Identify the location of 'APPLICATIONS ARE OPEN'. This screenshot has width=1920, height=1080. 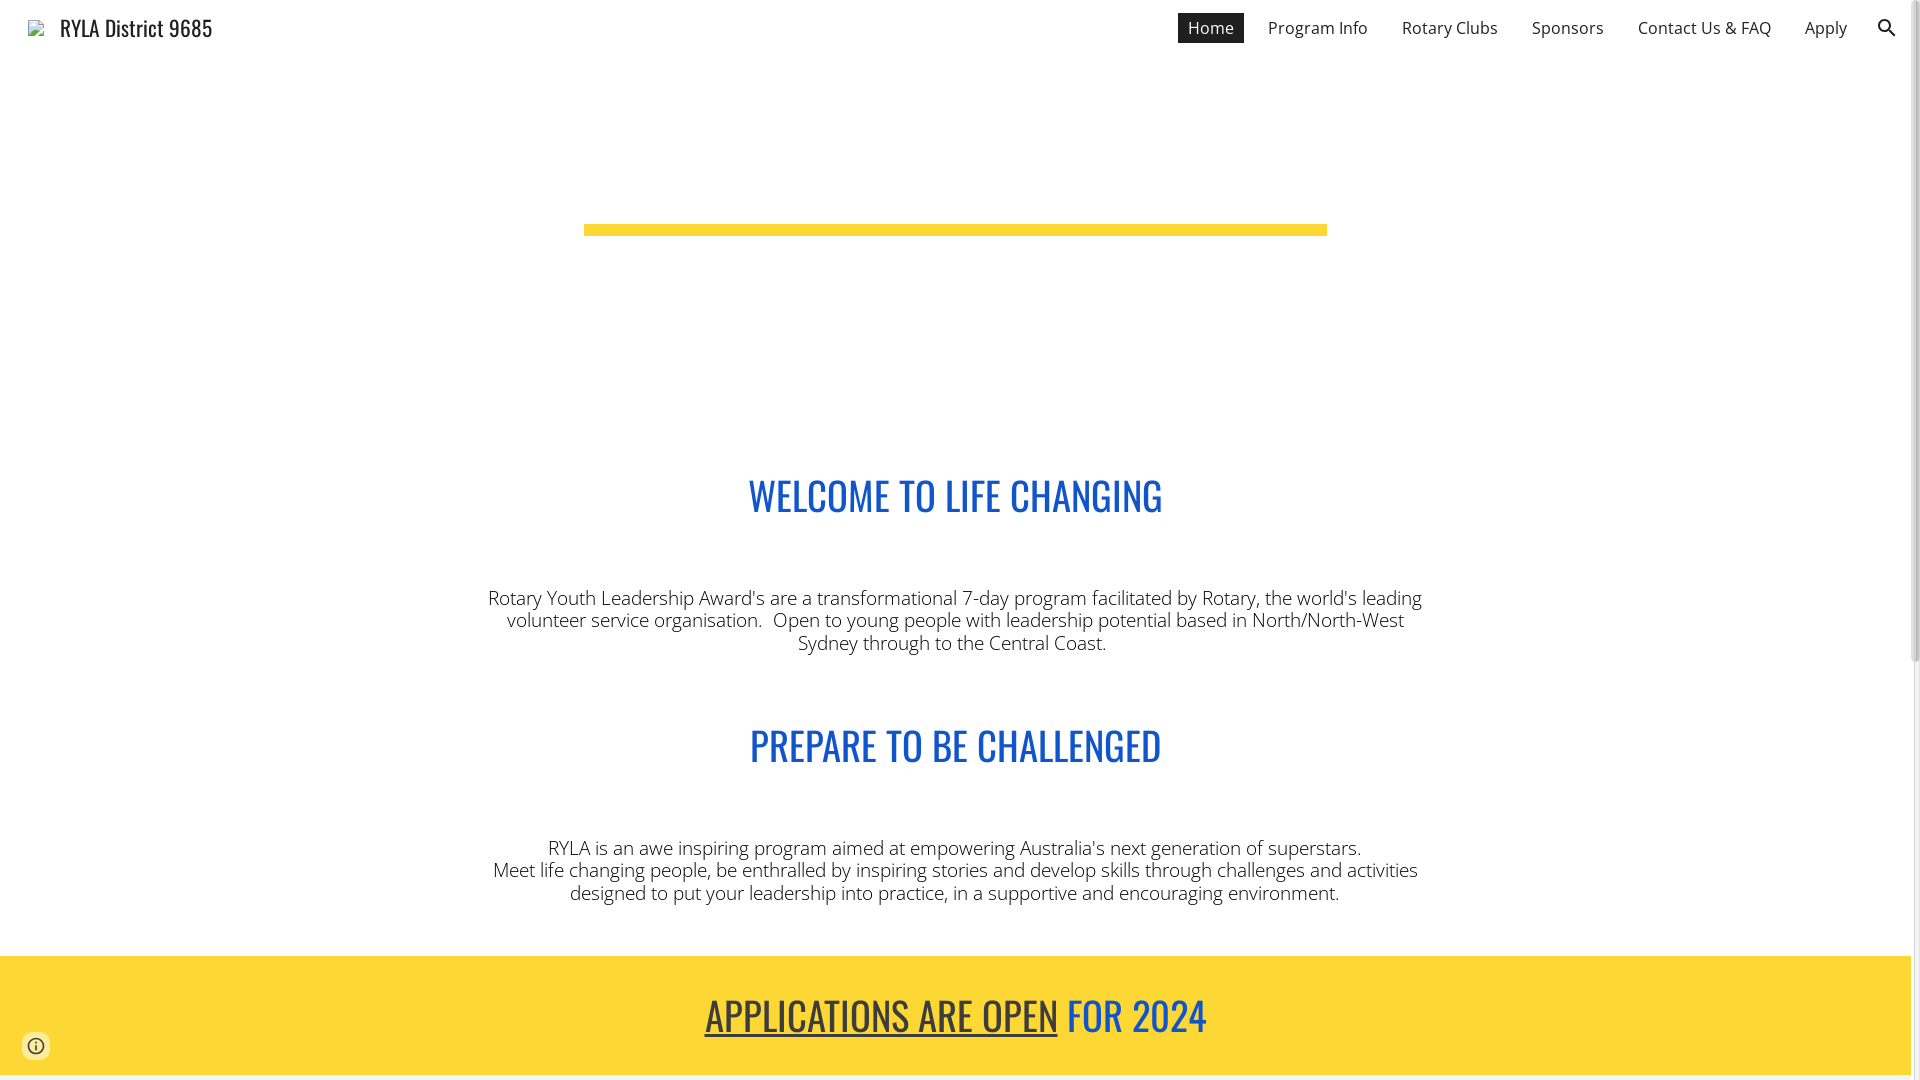
(880, 1014).